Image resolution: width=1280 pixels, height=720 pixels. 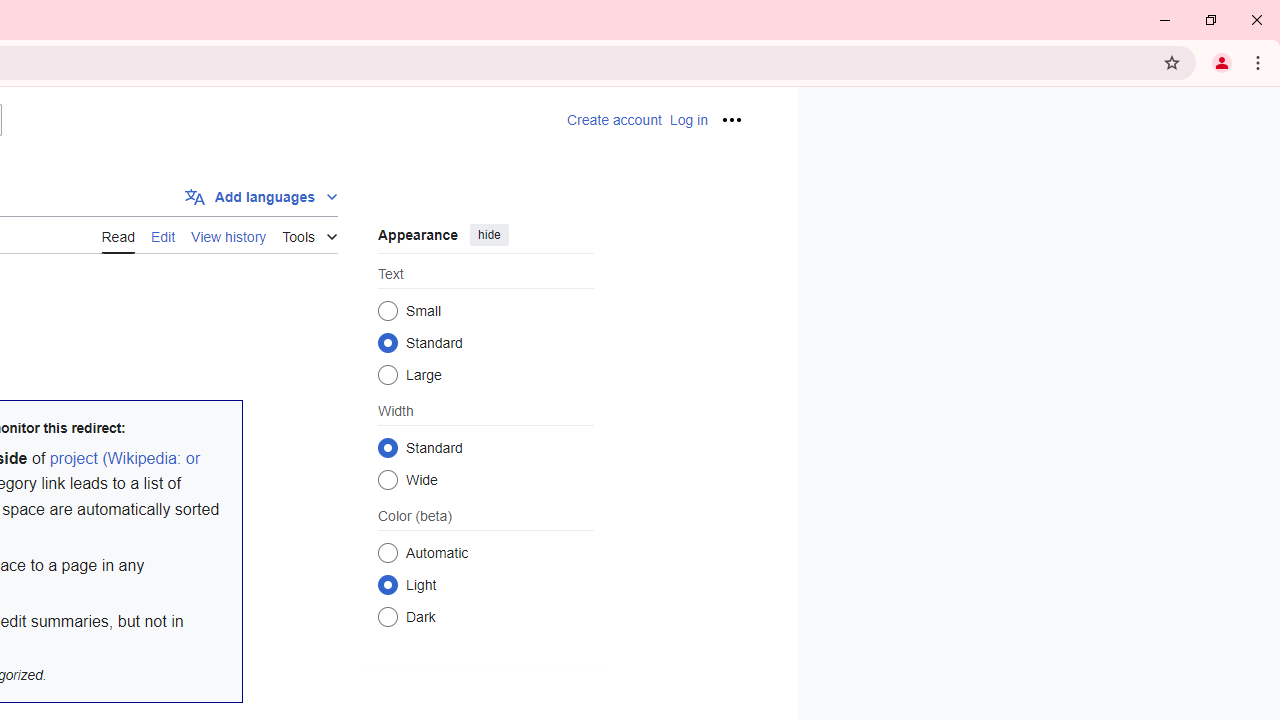 What do you see at coordinates (308, 232) in the screenshot?
I see `'Tools'` at bounding box center [308, 232].